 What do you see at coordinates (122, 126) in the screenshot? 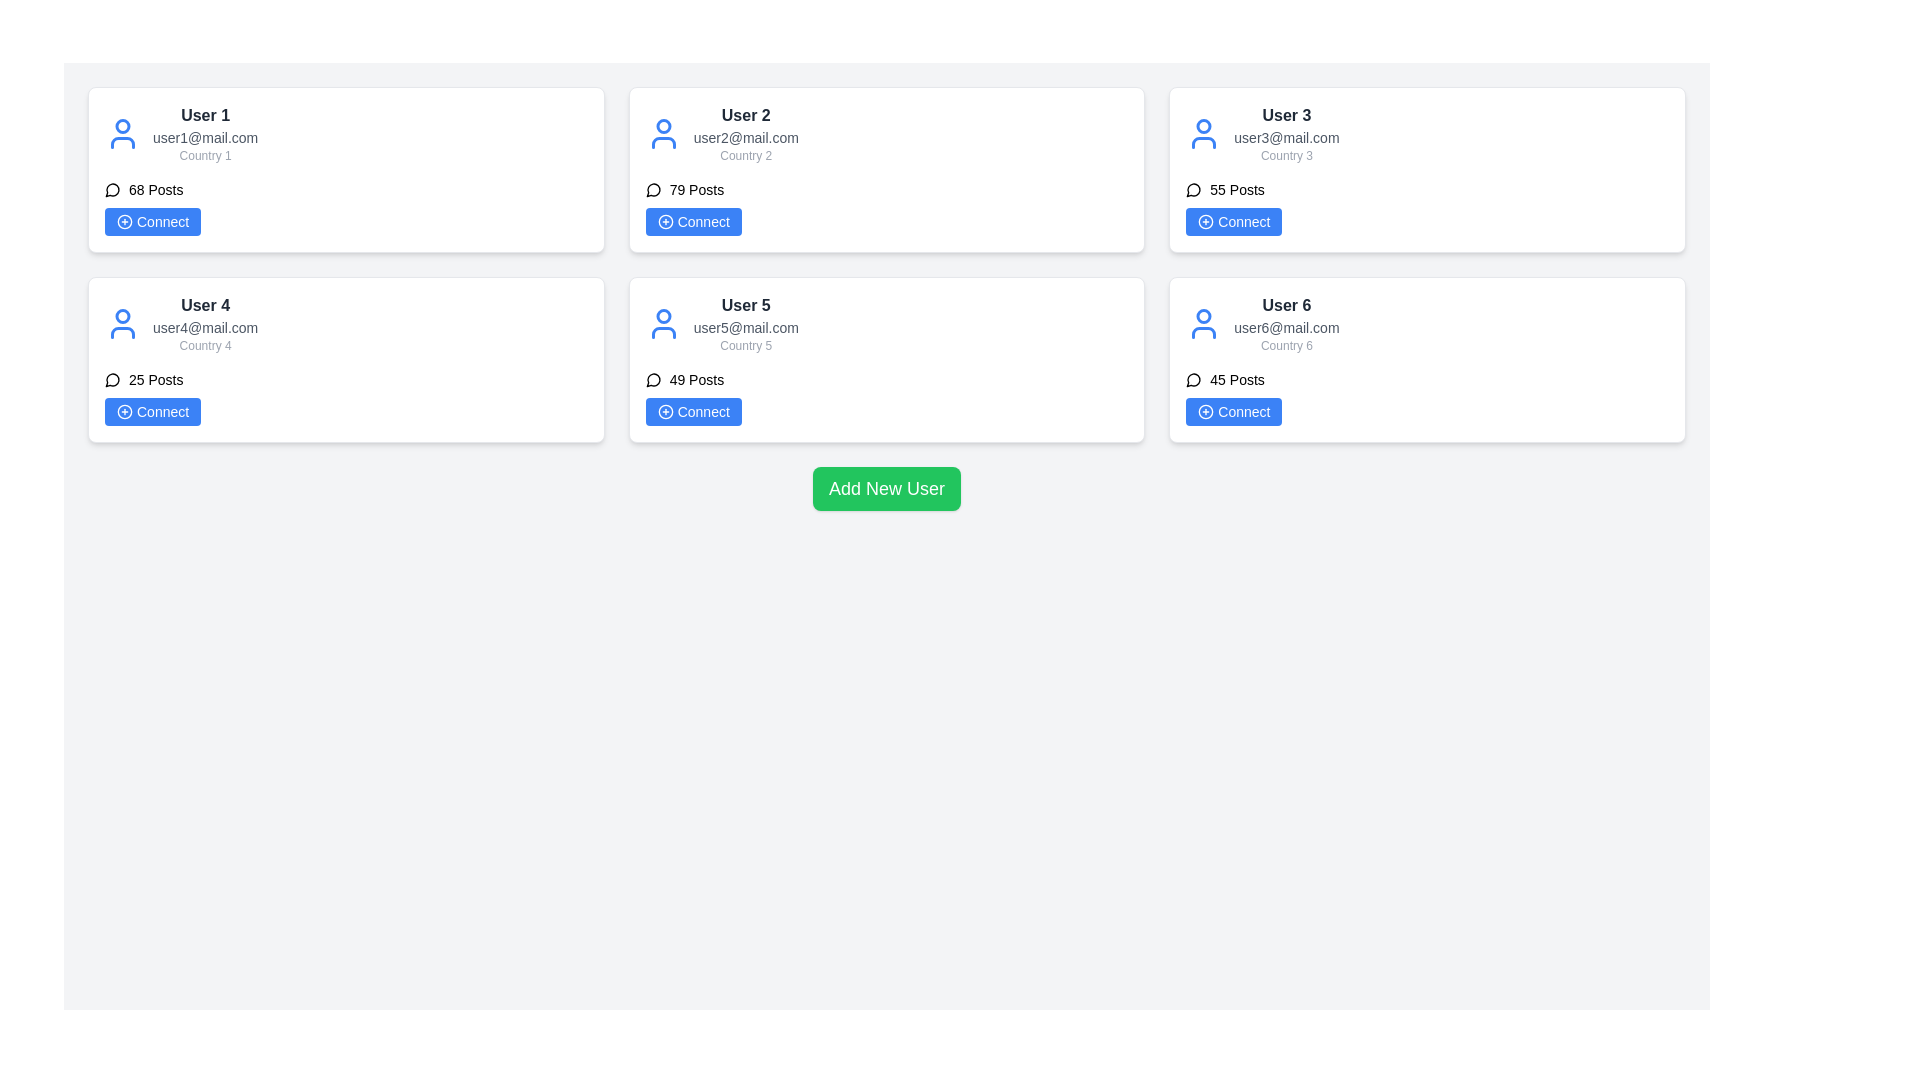
I see `the circular vector graphic representing the user's profile picture in the user card labeled 'User 1'` at bounding box center [122, 126].